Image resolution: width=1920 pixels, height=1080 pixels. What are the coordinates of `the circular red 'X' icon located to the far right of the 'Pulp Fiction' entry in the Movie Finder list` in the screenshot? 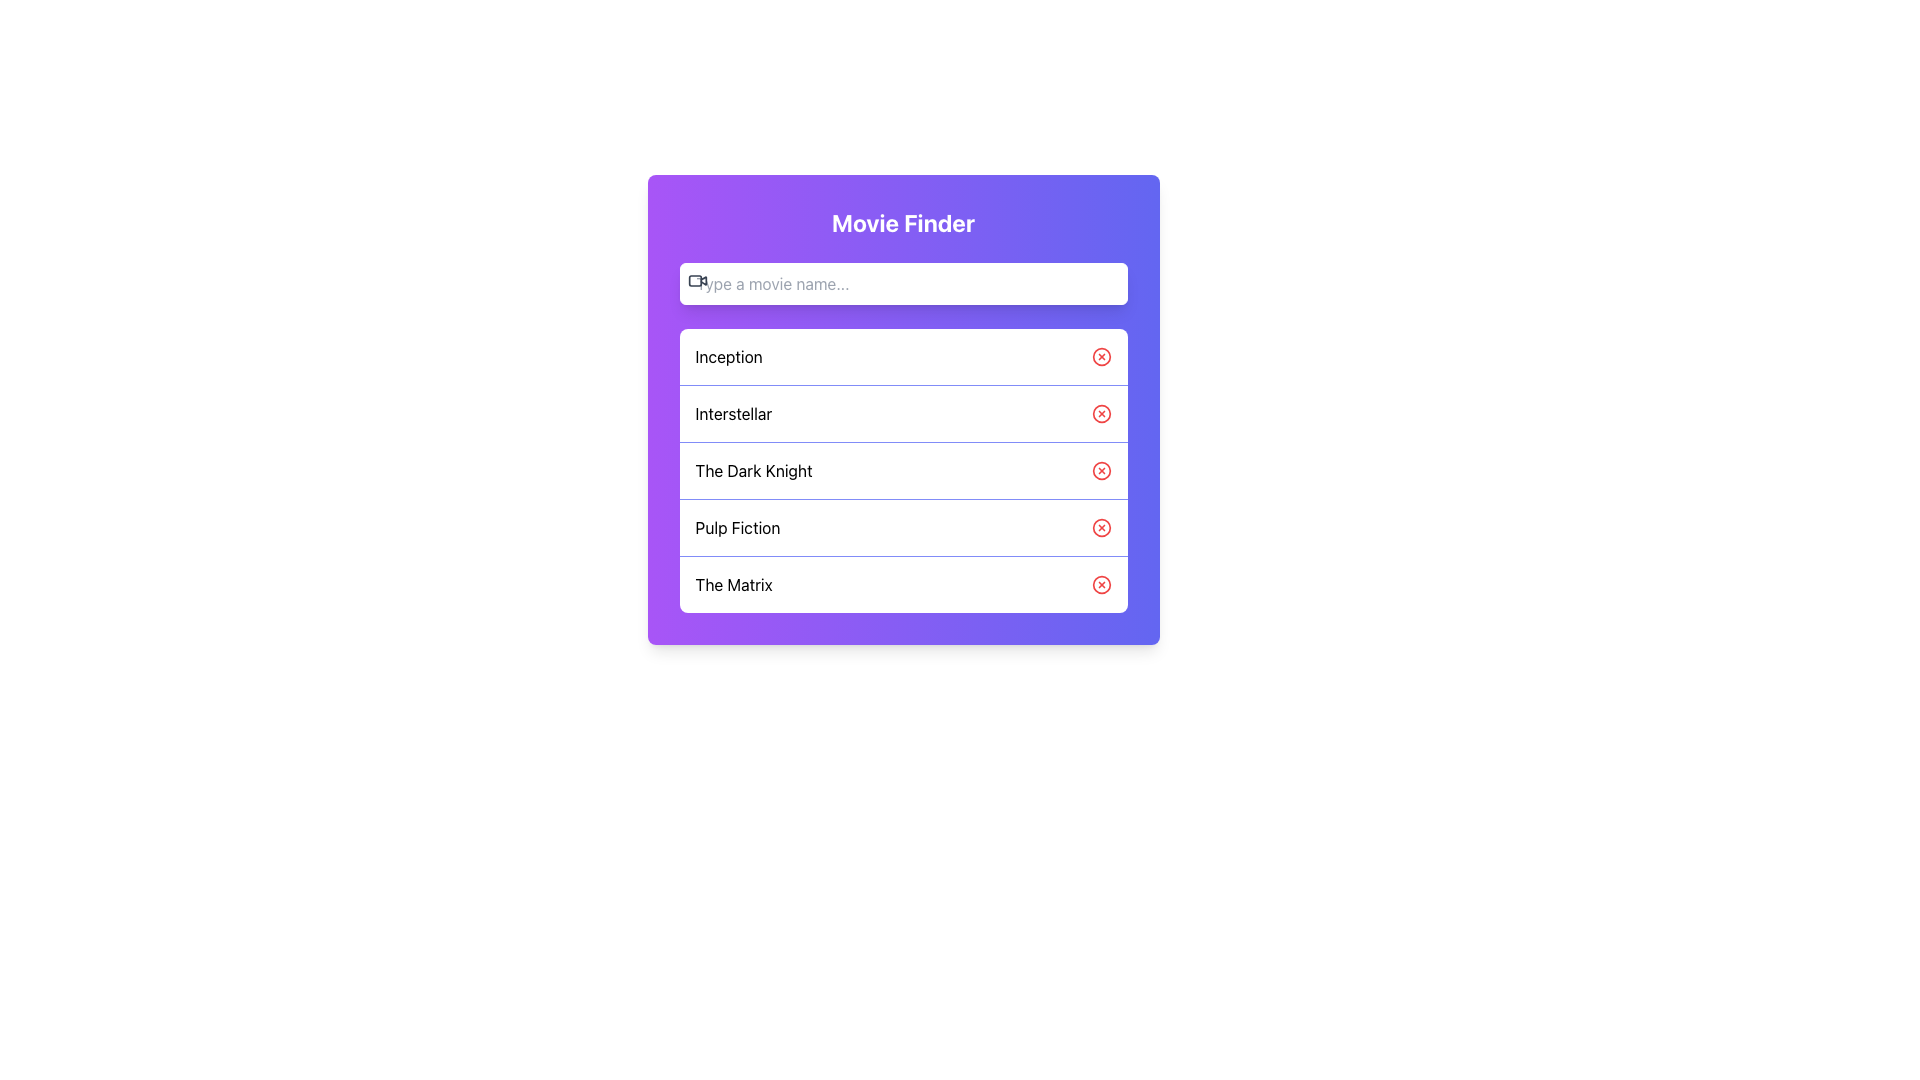 It's located at (1100, 527).